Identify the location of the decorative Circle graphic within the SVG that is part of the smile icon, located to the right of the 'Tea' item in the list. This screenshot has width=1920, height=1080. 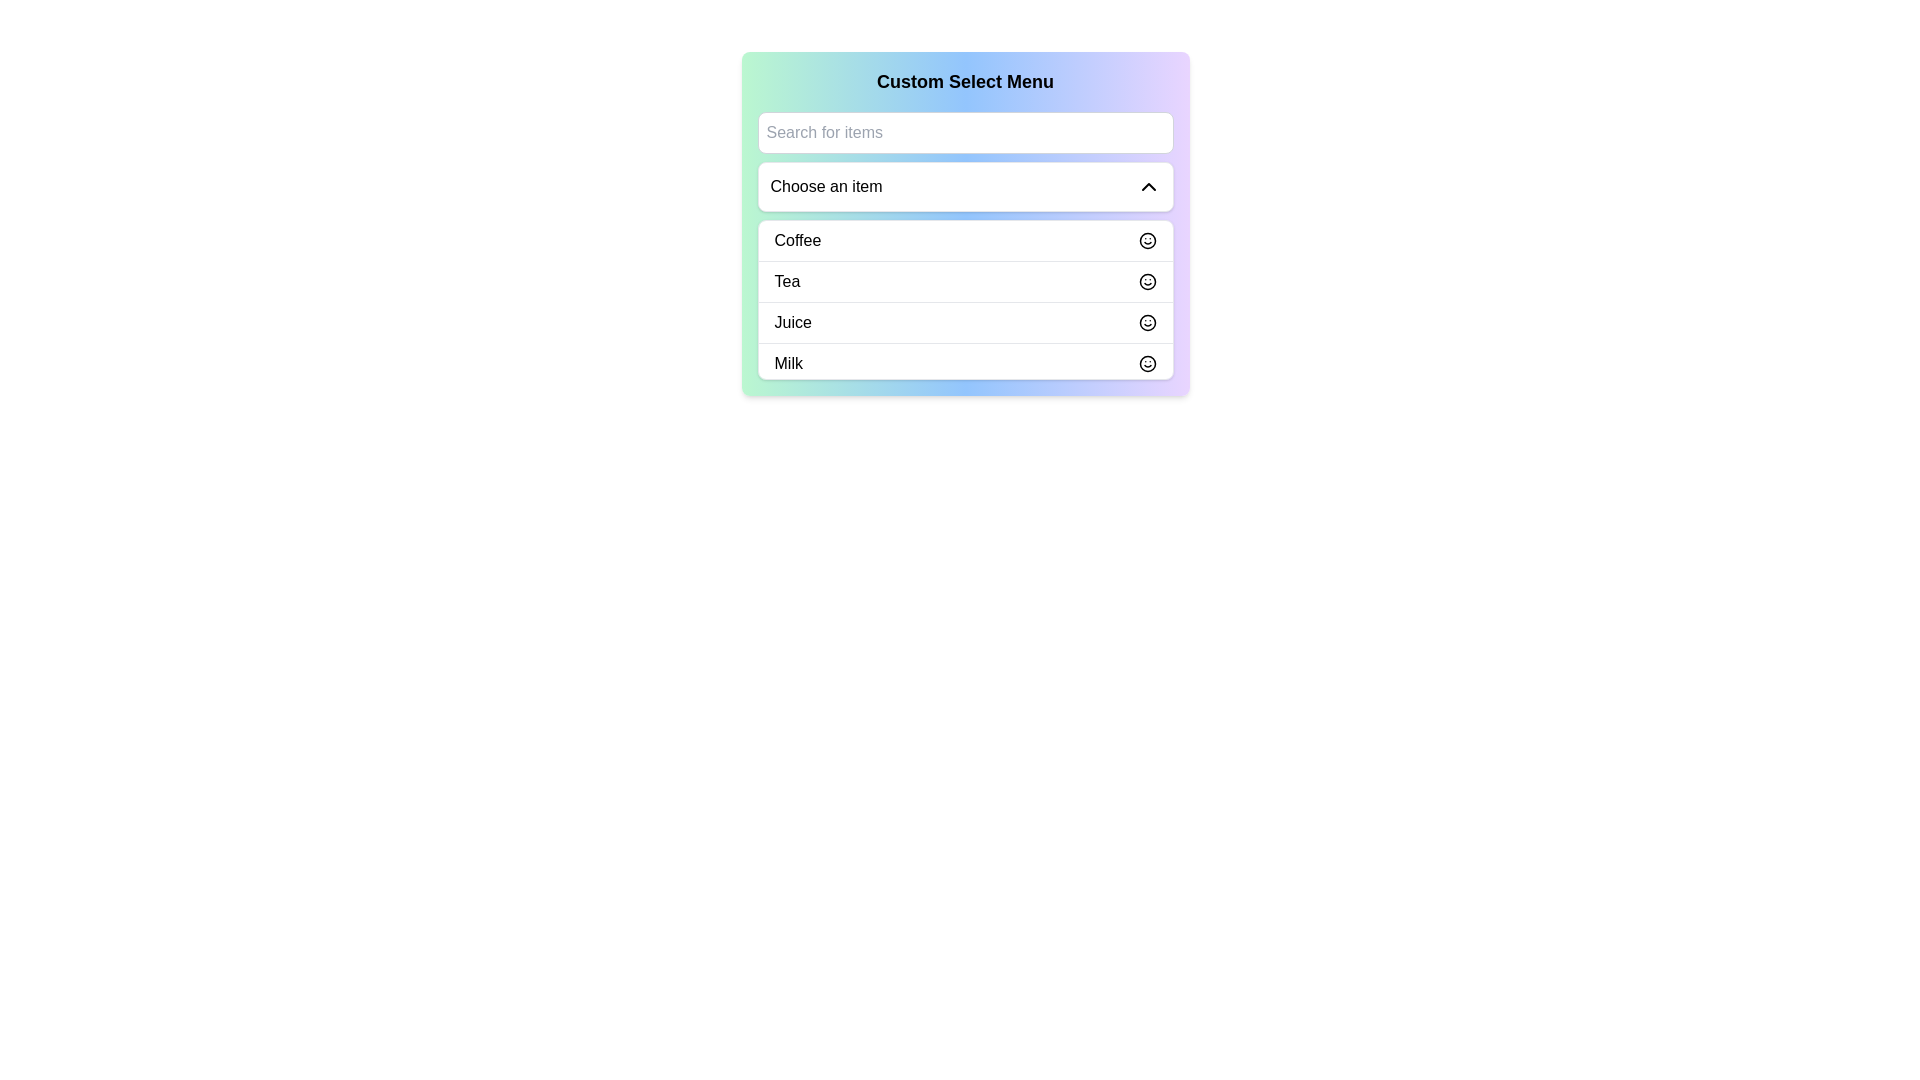
(1147, 281).